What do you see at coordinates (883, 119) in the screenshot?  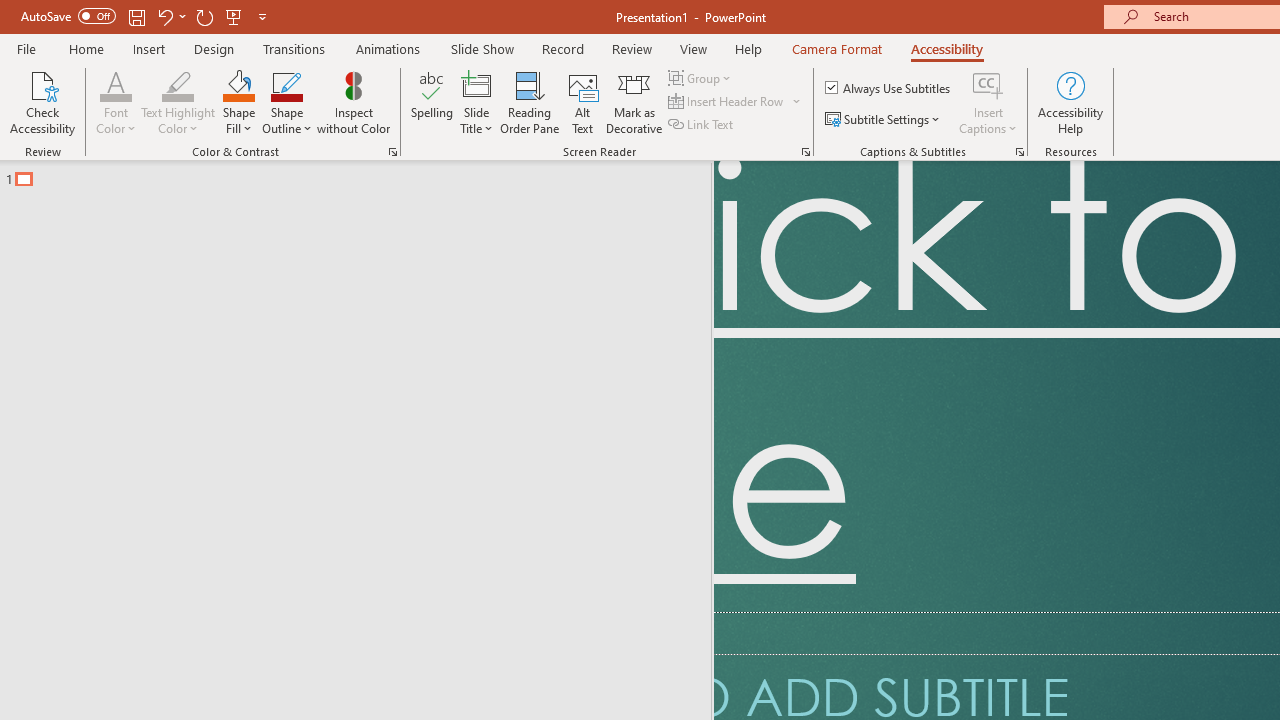 I see `'Subtitle Settings'` at bounding box center [883, 119].